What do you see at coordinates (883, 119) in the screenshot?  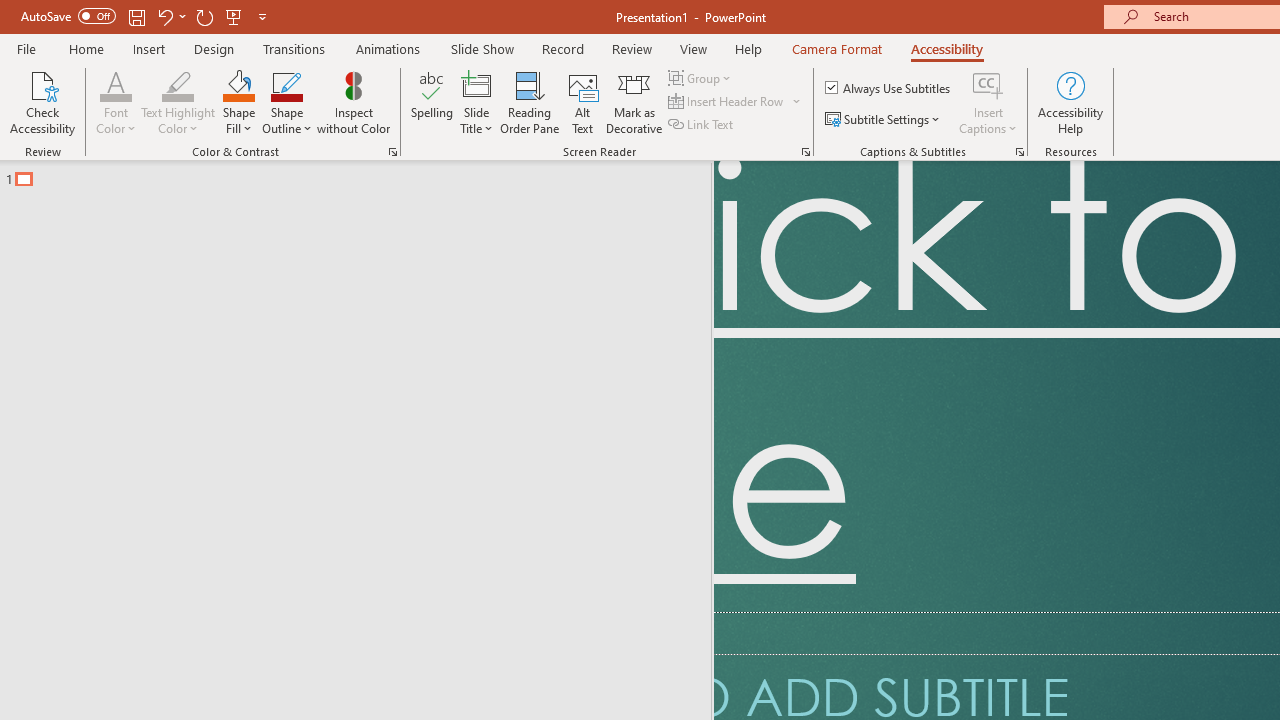 I see `'Subtitle Settings'` at bounding box center [883, 119].